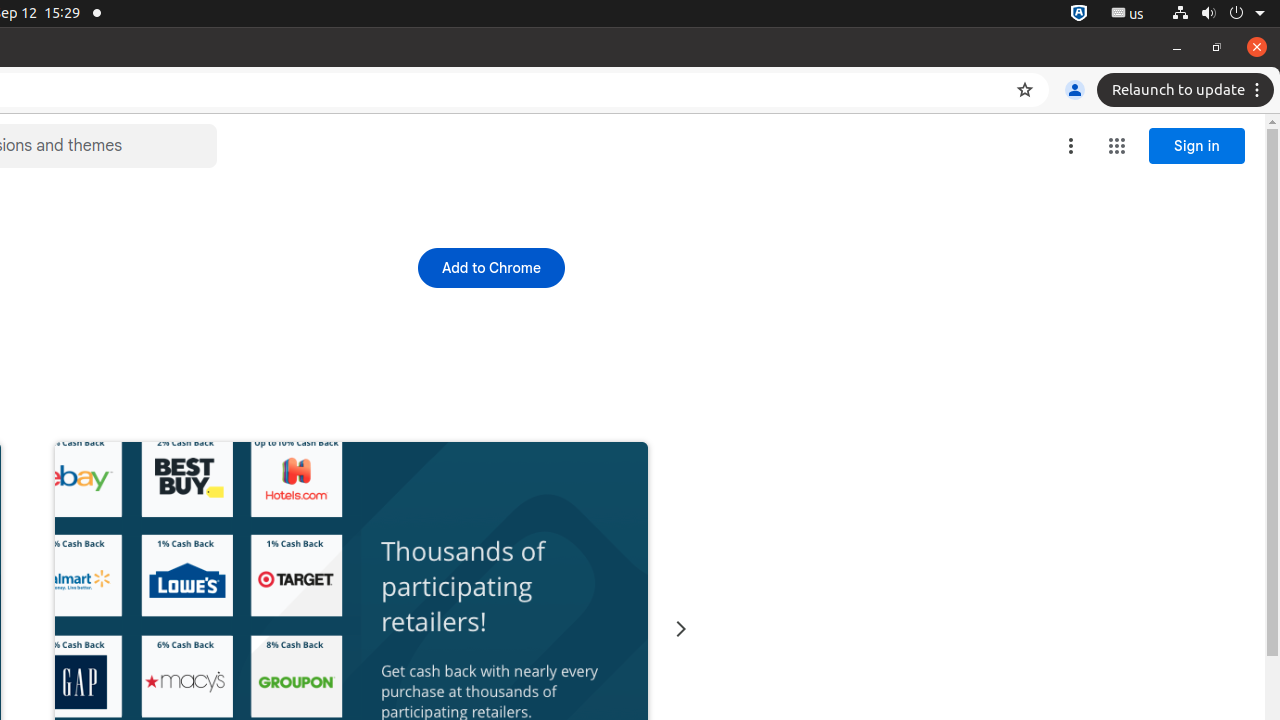  Describe the element at coordinates (1116, 145) in the screenshot. I see `'Google apps'` at that location.